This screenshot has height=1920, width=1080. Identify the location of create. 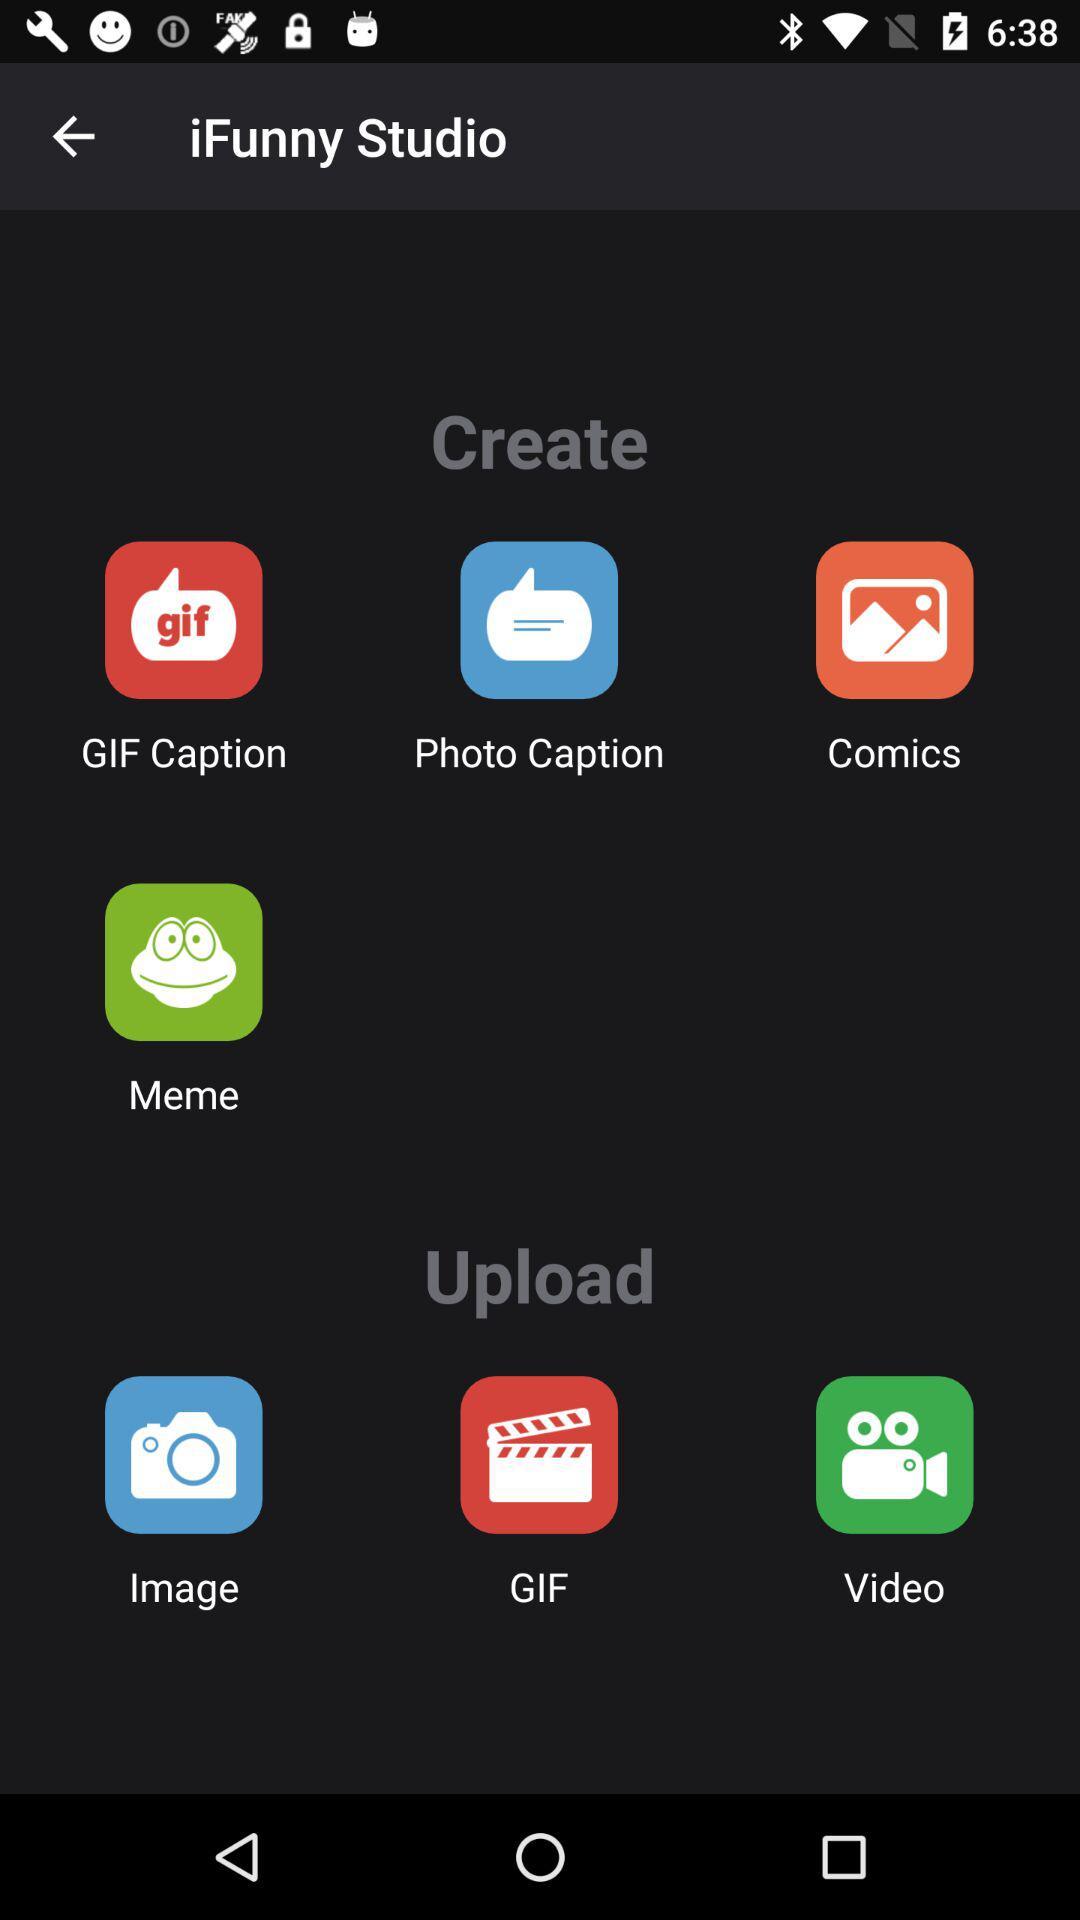
(538, 619).